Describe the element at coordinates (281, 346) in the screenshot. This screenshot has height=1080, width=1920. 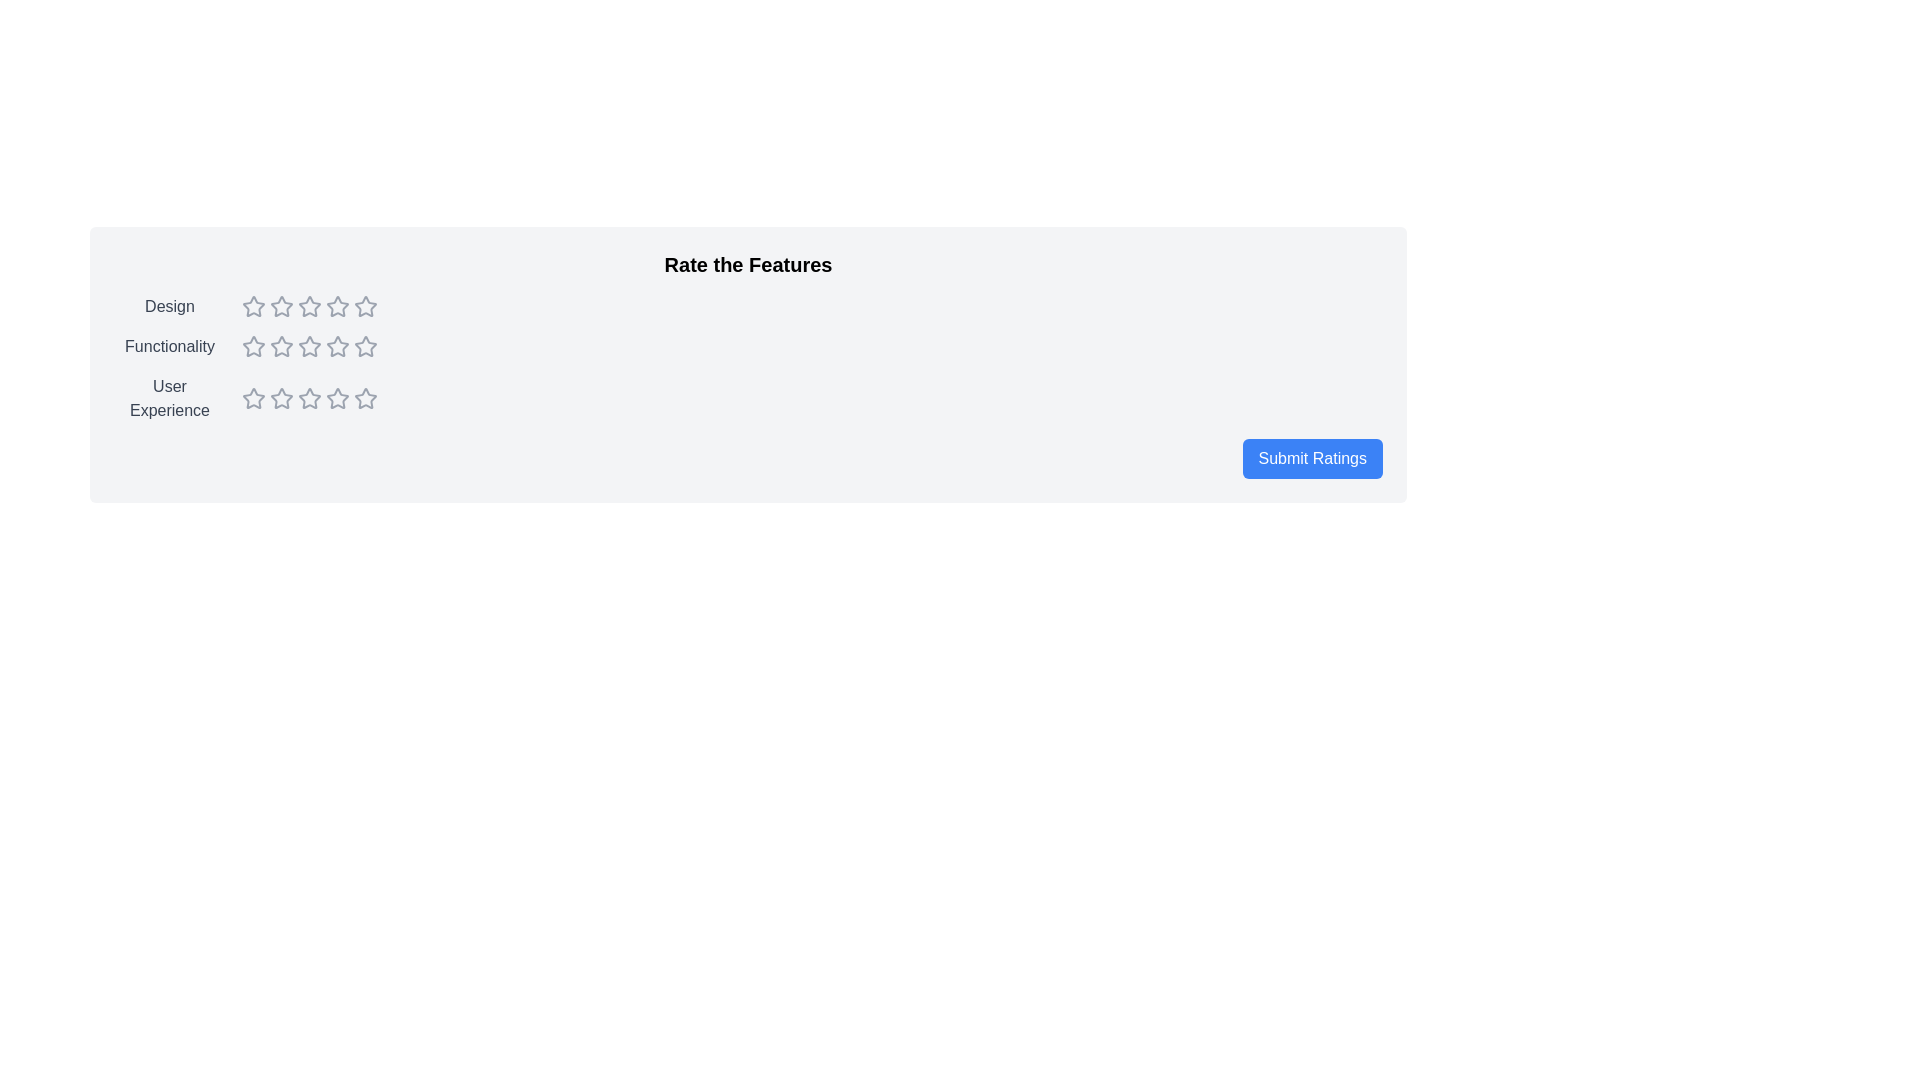
I see `the third gray star-shaped rating icon under the 'Functionality' category` at that location.